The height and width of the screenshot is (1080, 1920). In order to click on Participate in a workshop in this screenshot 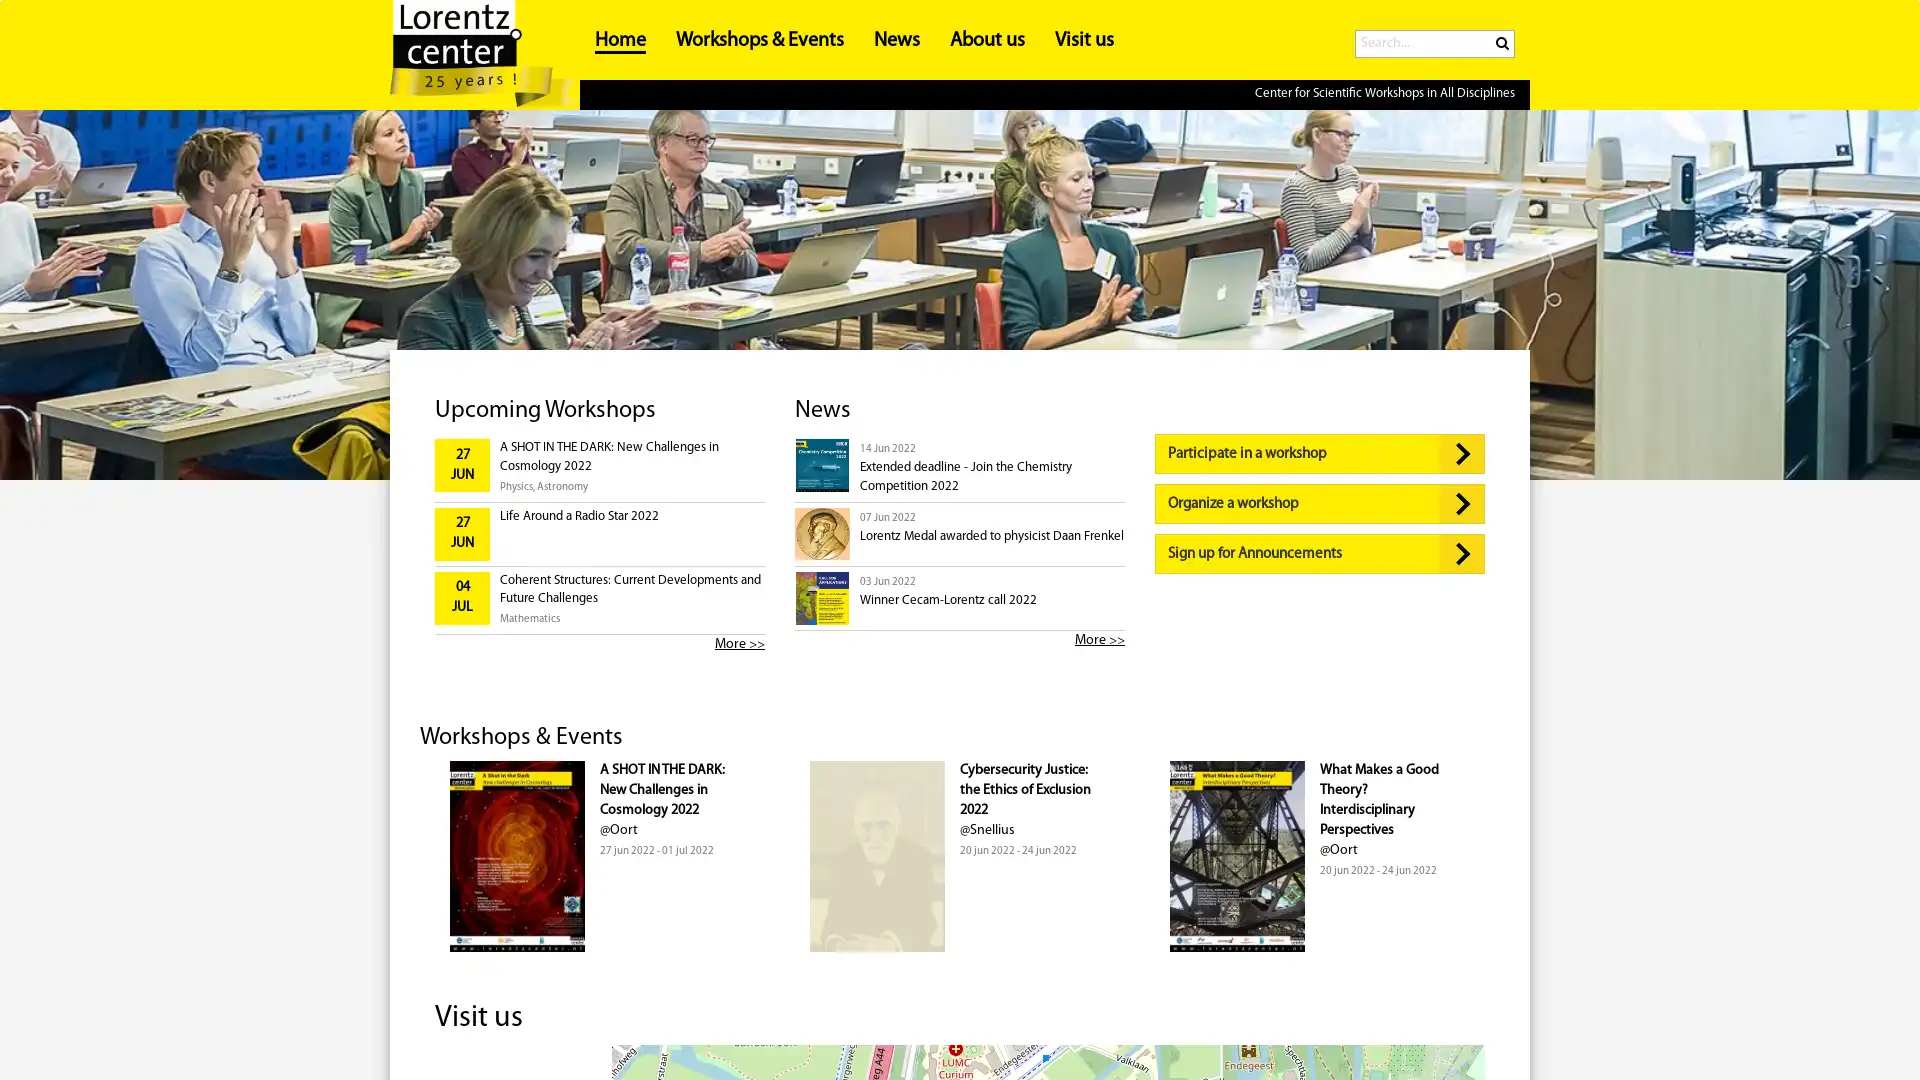, I will do `click(1320, 454)`.